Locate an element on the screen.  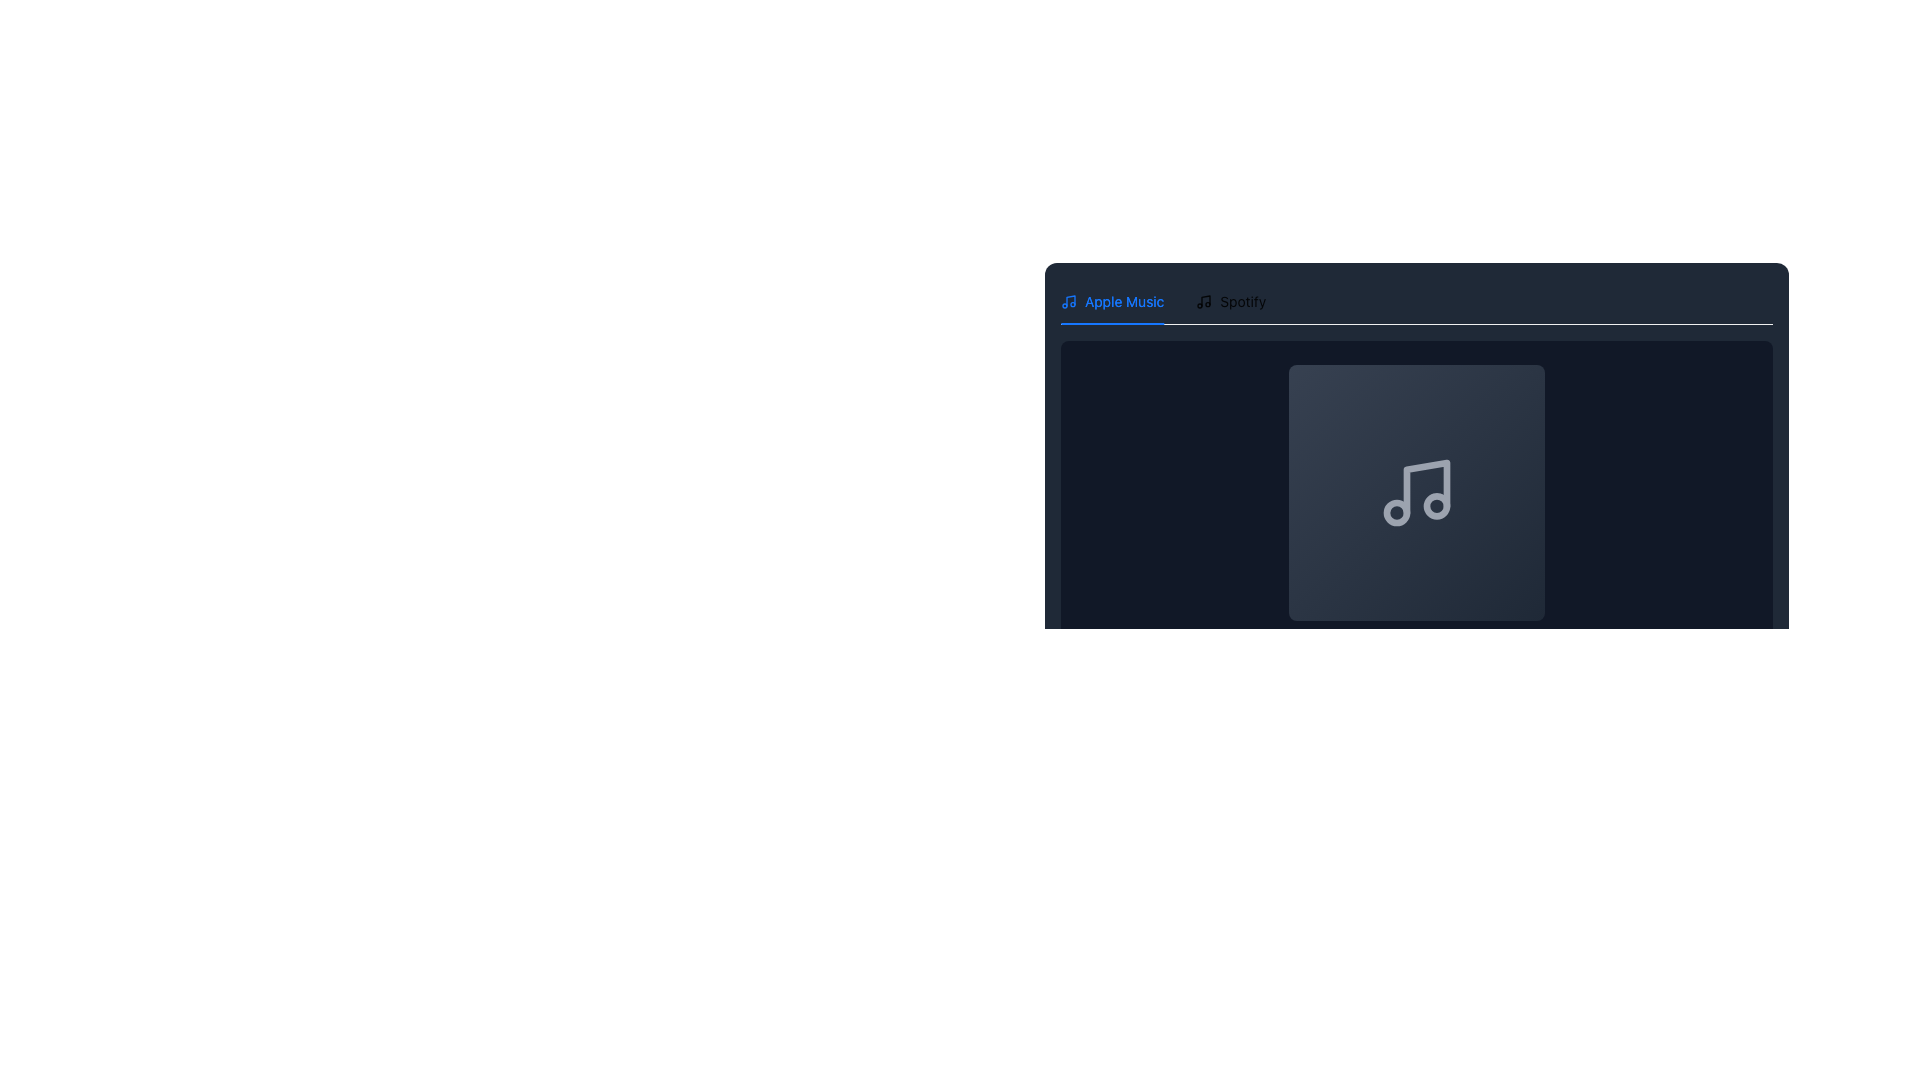
the Spotify tab, which is the second item in the horizontal tab navigation bar is located at coordinates (1230, 301).